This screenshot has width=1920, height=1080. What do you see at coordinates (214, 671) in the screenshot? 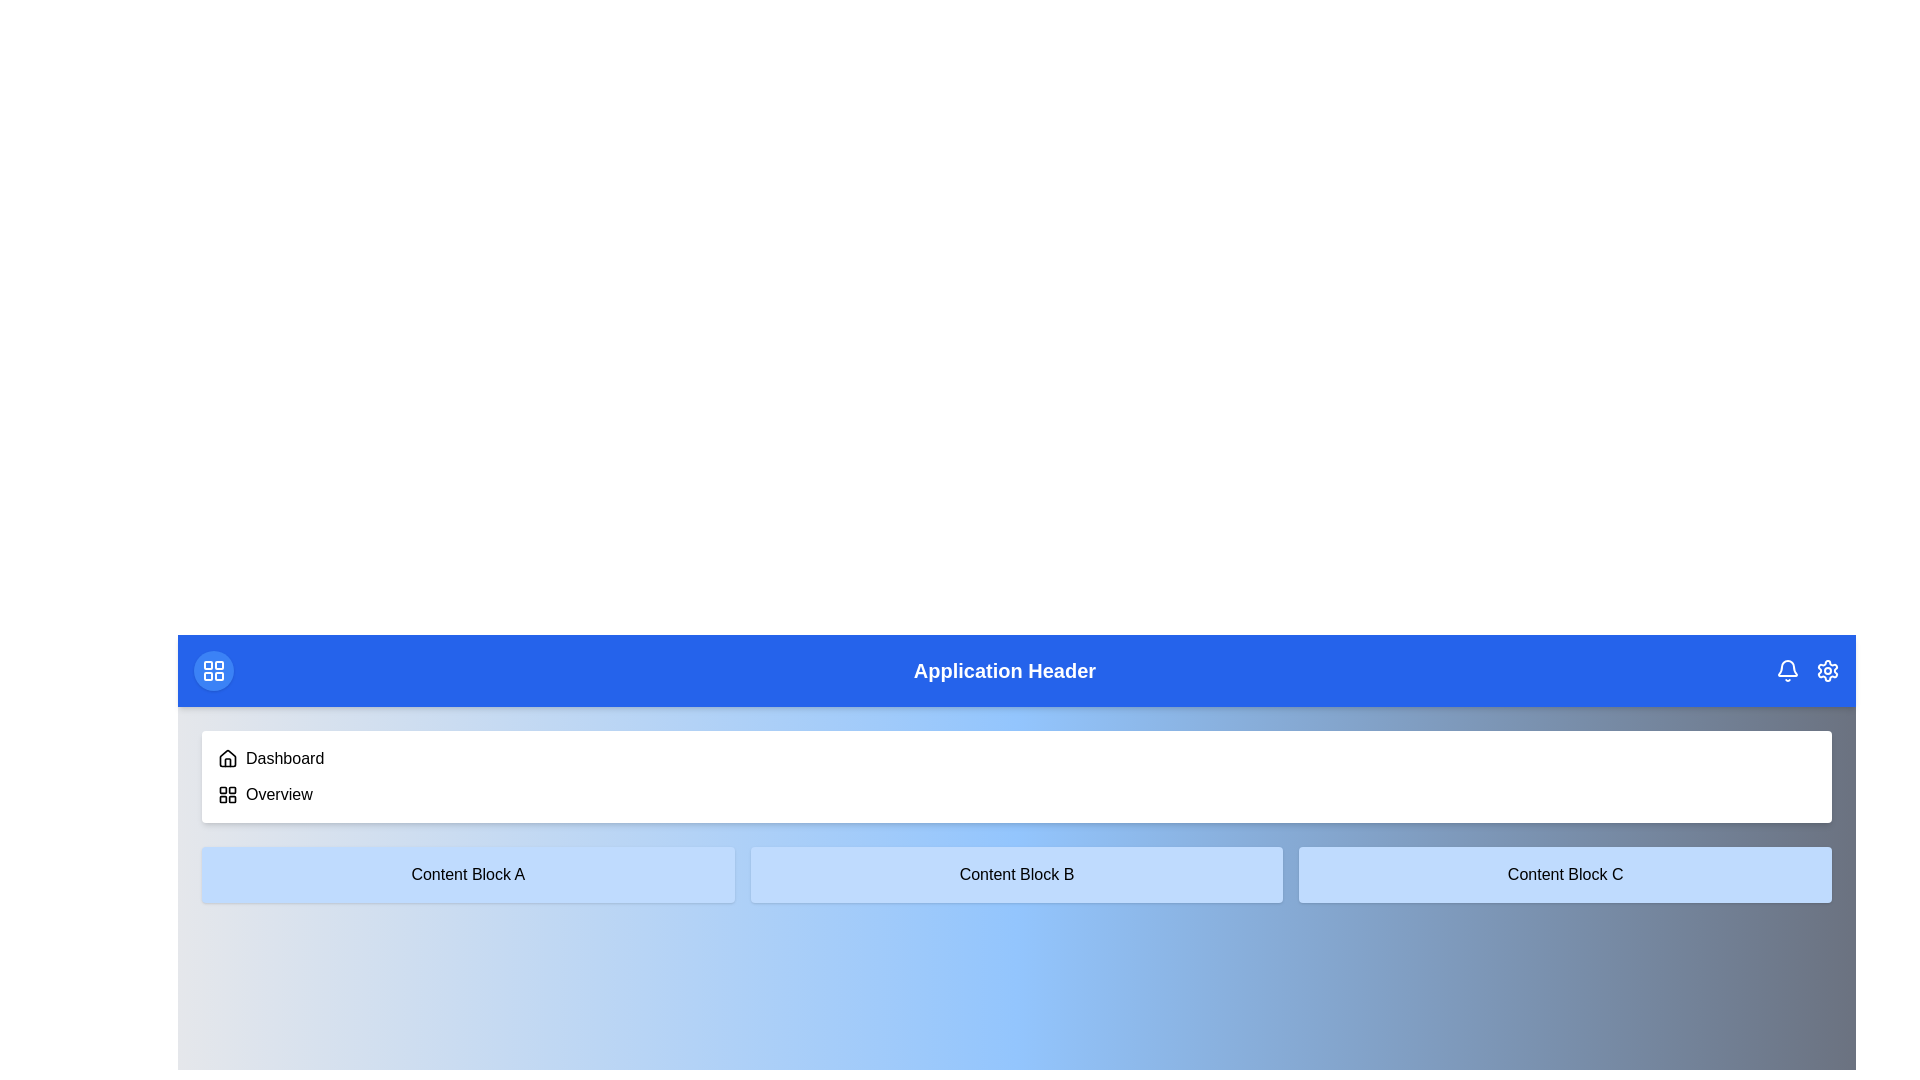
I see `the menu button to toggle the visibility of the navigation menu` at bounding box center [214, 671].